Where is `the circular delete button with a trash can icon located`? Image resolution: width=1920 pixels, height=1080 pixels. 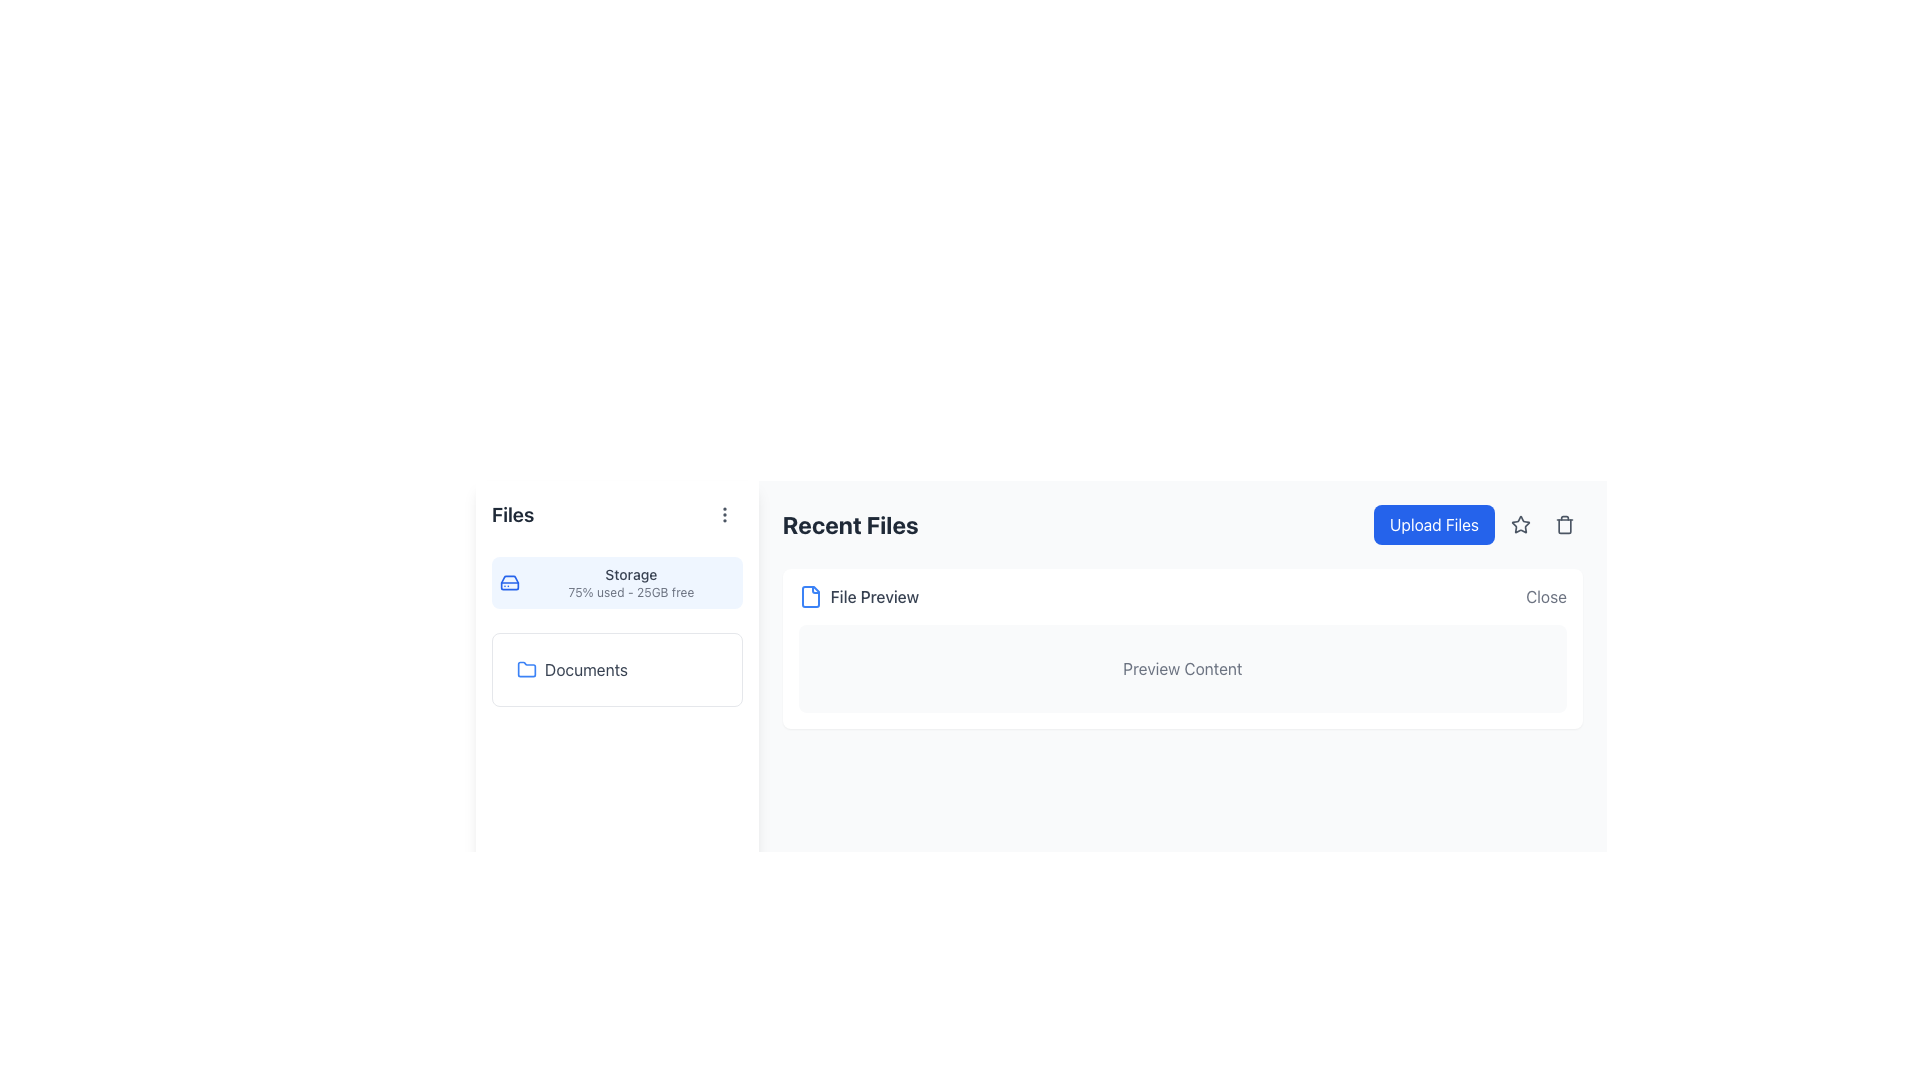 the circular delete button with a trash can icon located is located at coordinates (1563, 523).